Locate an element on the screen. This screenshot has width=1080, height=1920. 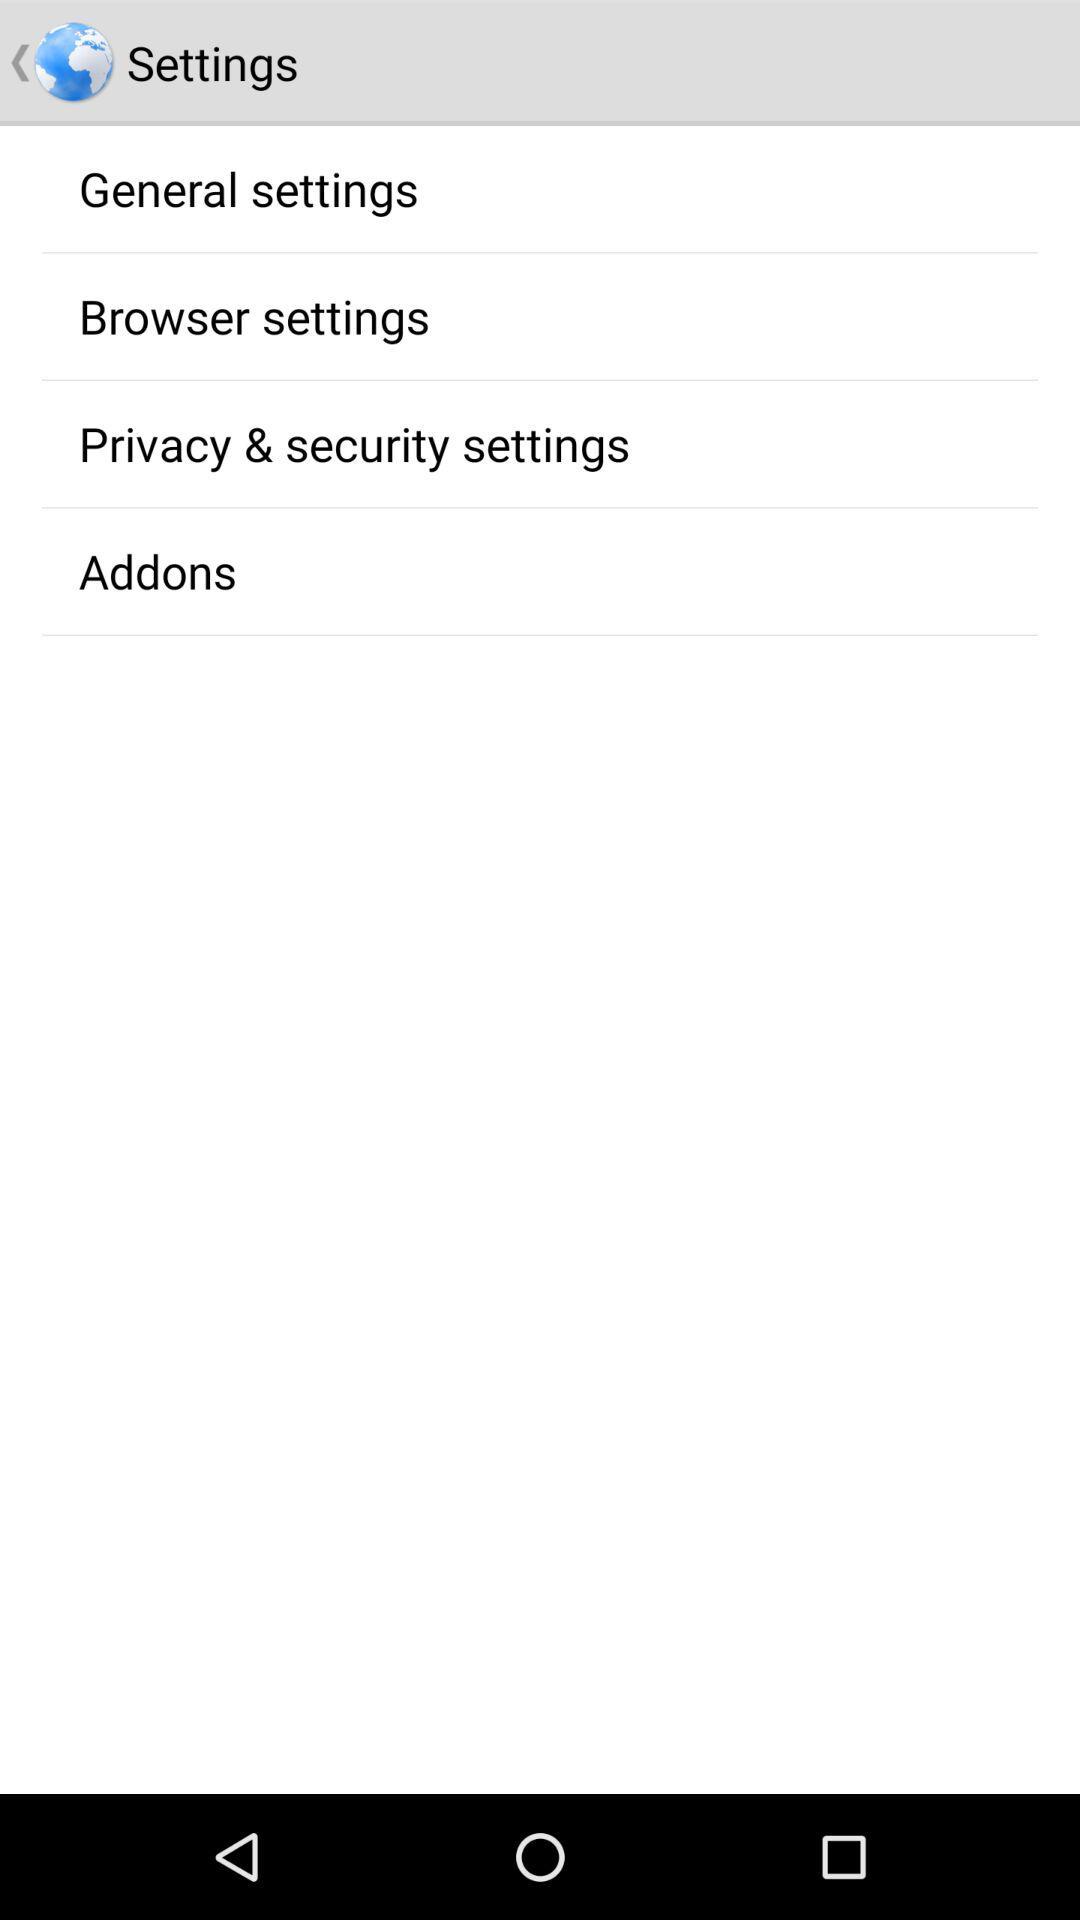
the privacy & security settings icon is located at coordinates (353, 442).